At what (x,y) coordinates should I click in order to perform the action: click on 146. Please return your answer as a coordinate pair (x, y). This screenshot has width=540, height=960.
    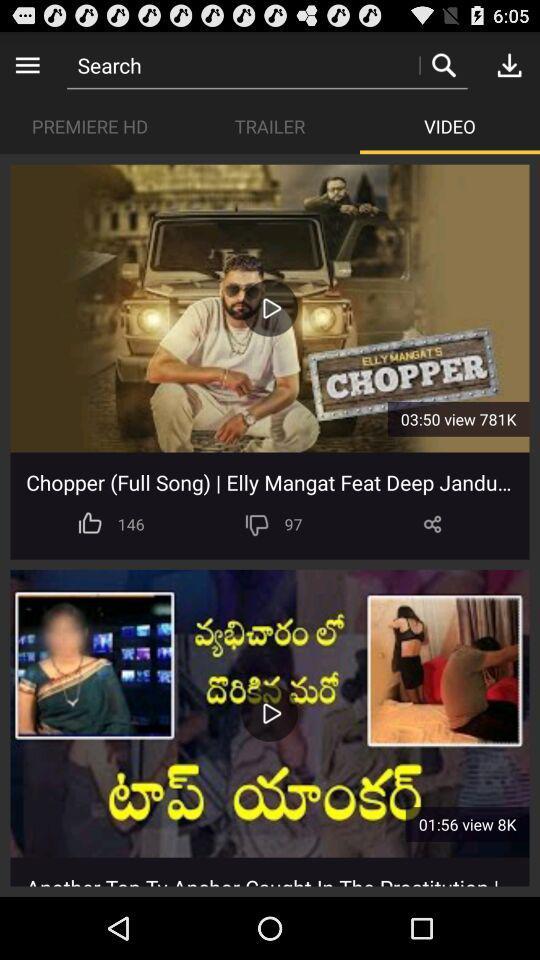
    Looking at the image, I should click on (131, 523).